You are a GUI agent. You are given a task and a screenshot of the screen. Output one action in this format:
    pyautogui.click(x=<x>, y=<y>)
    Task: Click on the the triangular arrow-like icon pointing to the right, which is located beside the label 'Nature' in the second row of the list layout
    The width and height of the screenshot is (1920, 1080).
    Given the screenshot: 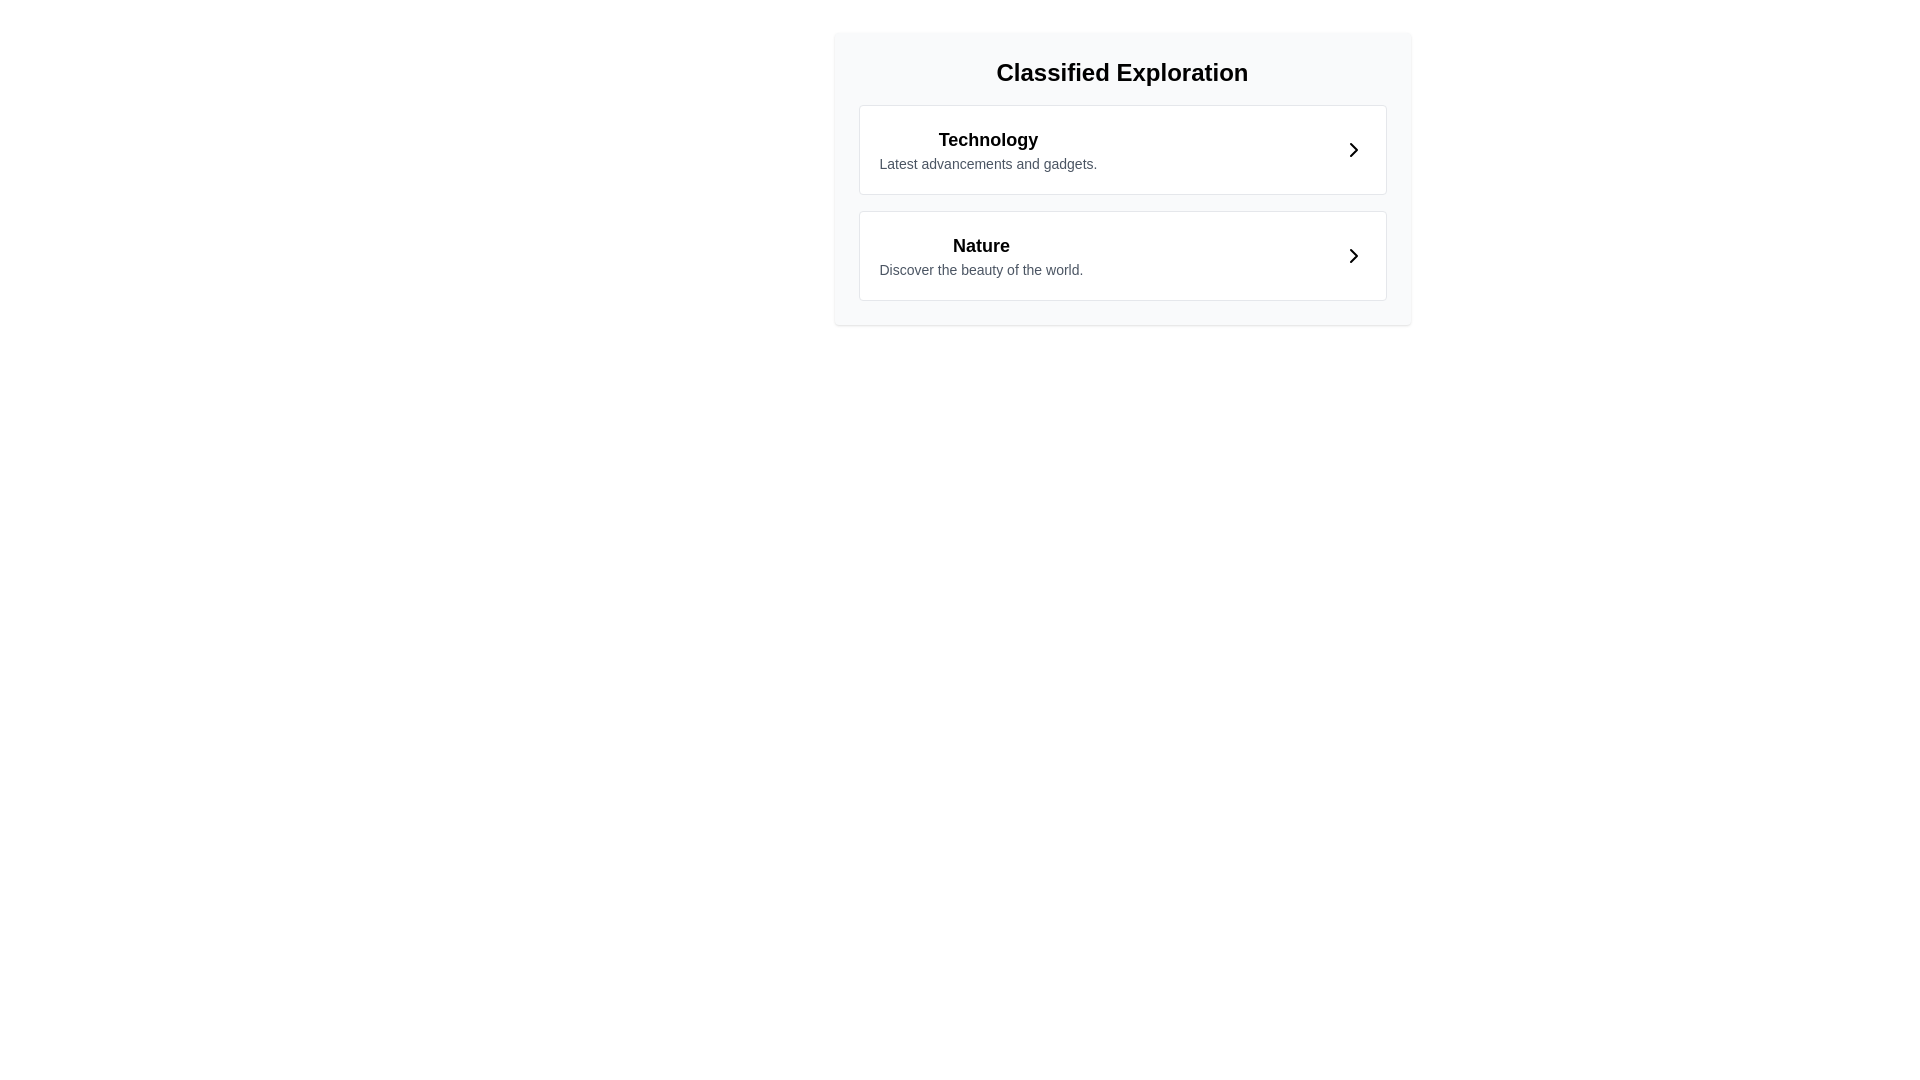 What is the action you would take?
    pyautogui.click(x=1353, y=254)
    